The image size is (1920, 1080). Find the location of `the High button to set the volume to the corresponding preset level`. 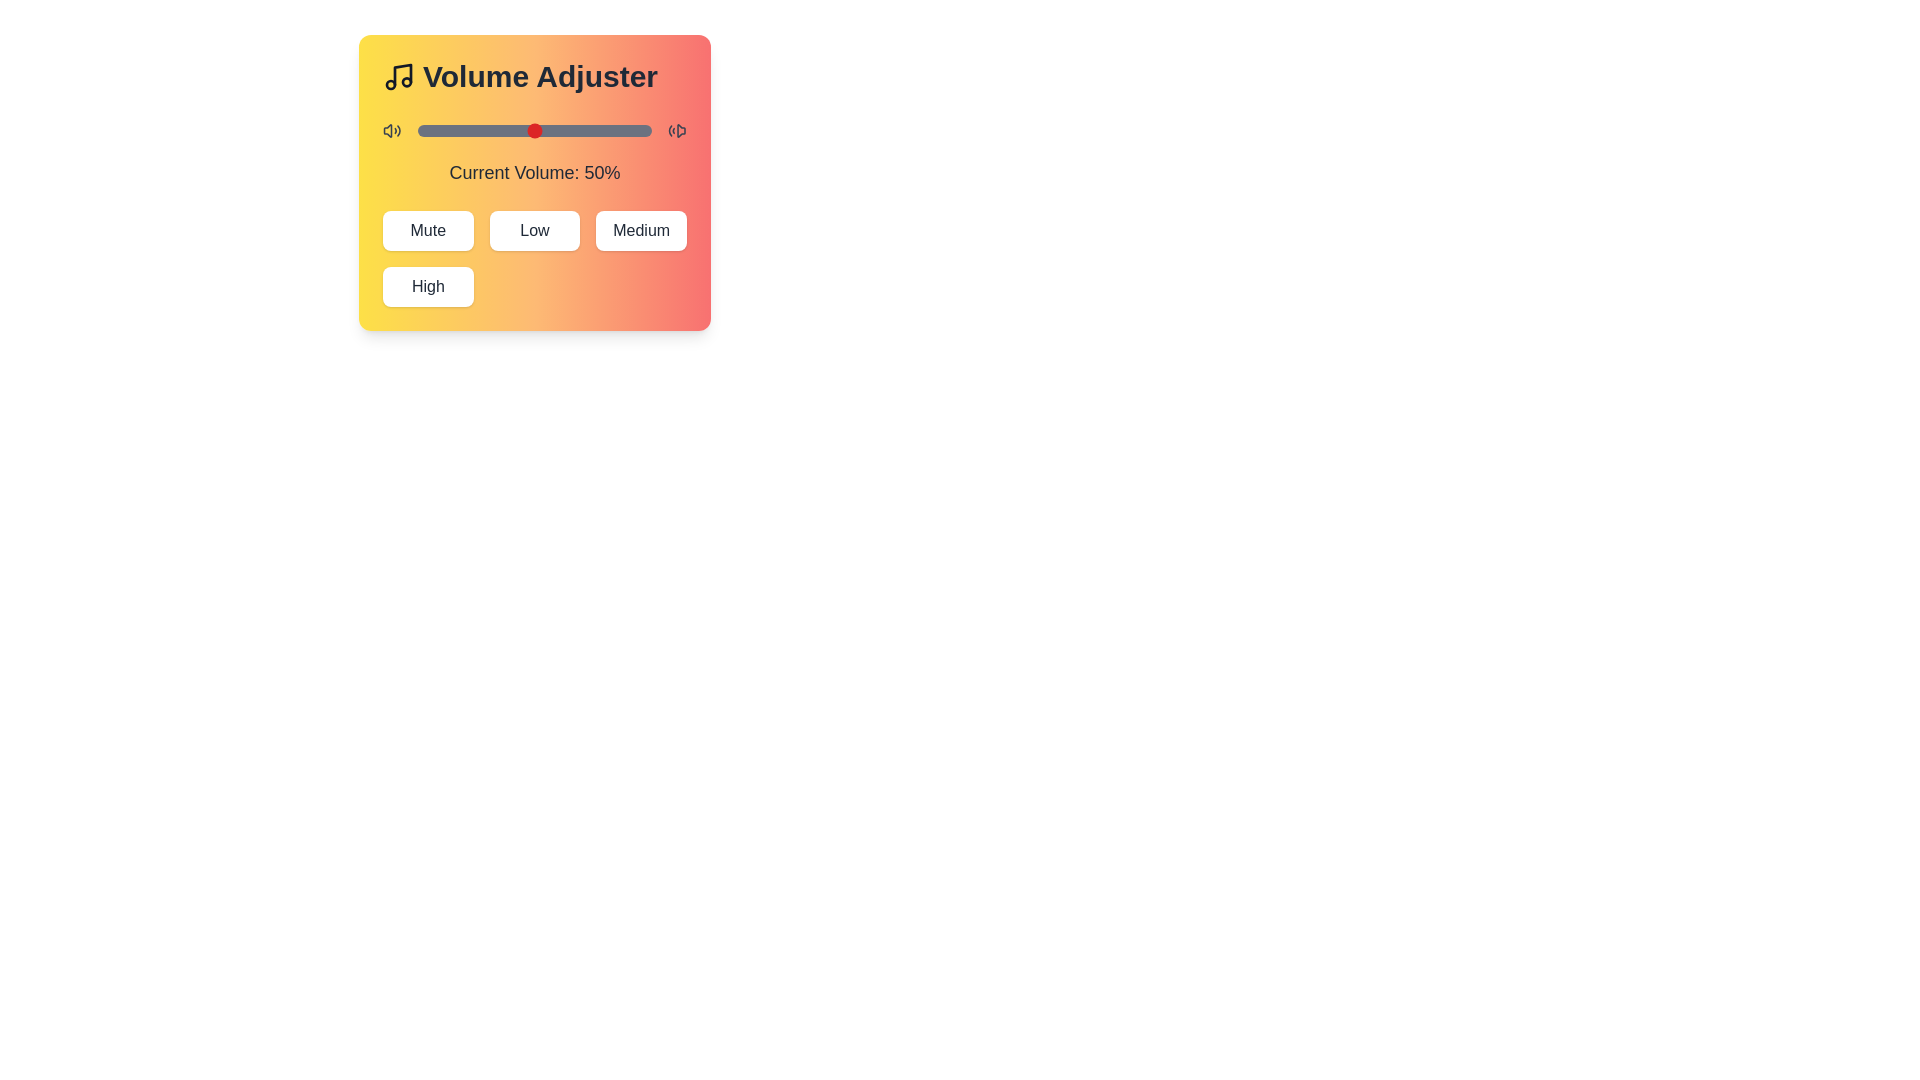

the High button to set the volume to the corresponding preset level is located at coordinates (426, 286).